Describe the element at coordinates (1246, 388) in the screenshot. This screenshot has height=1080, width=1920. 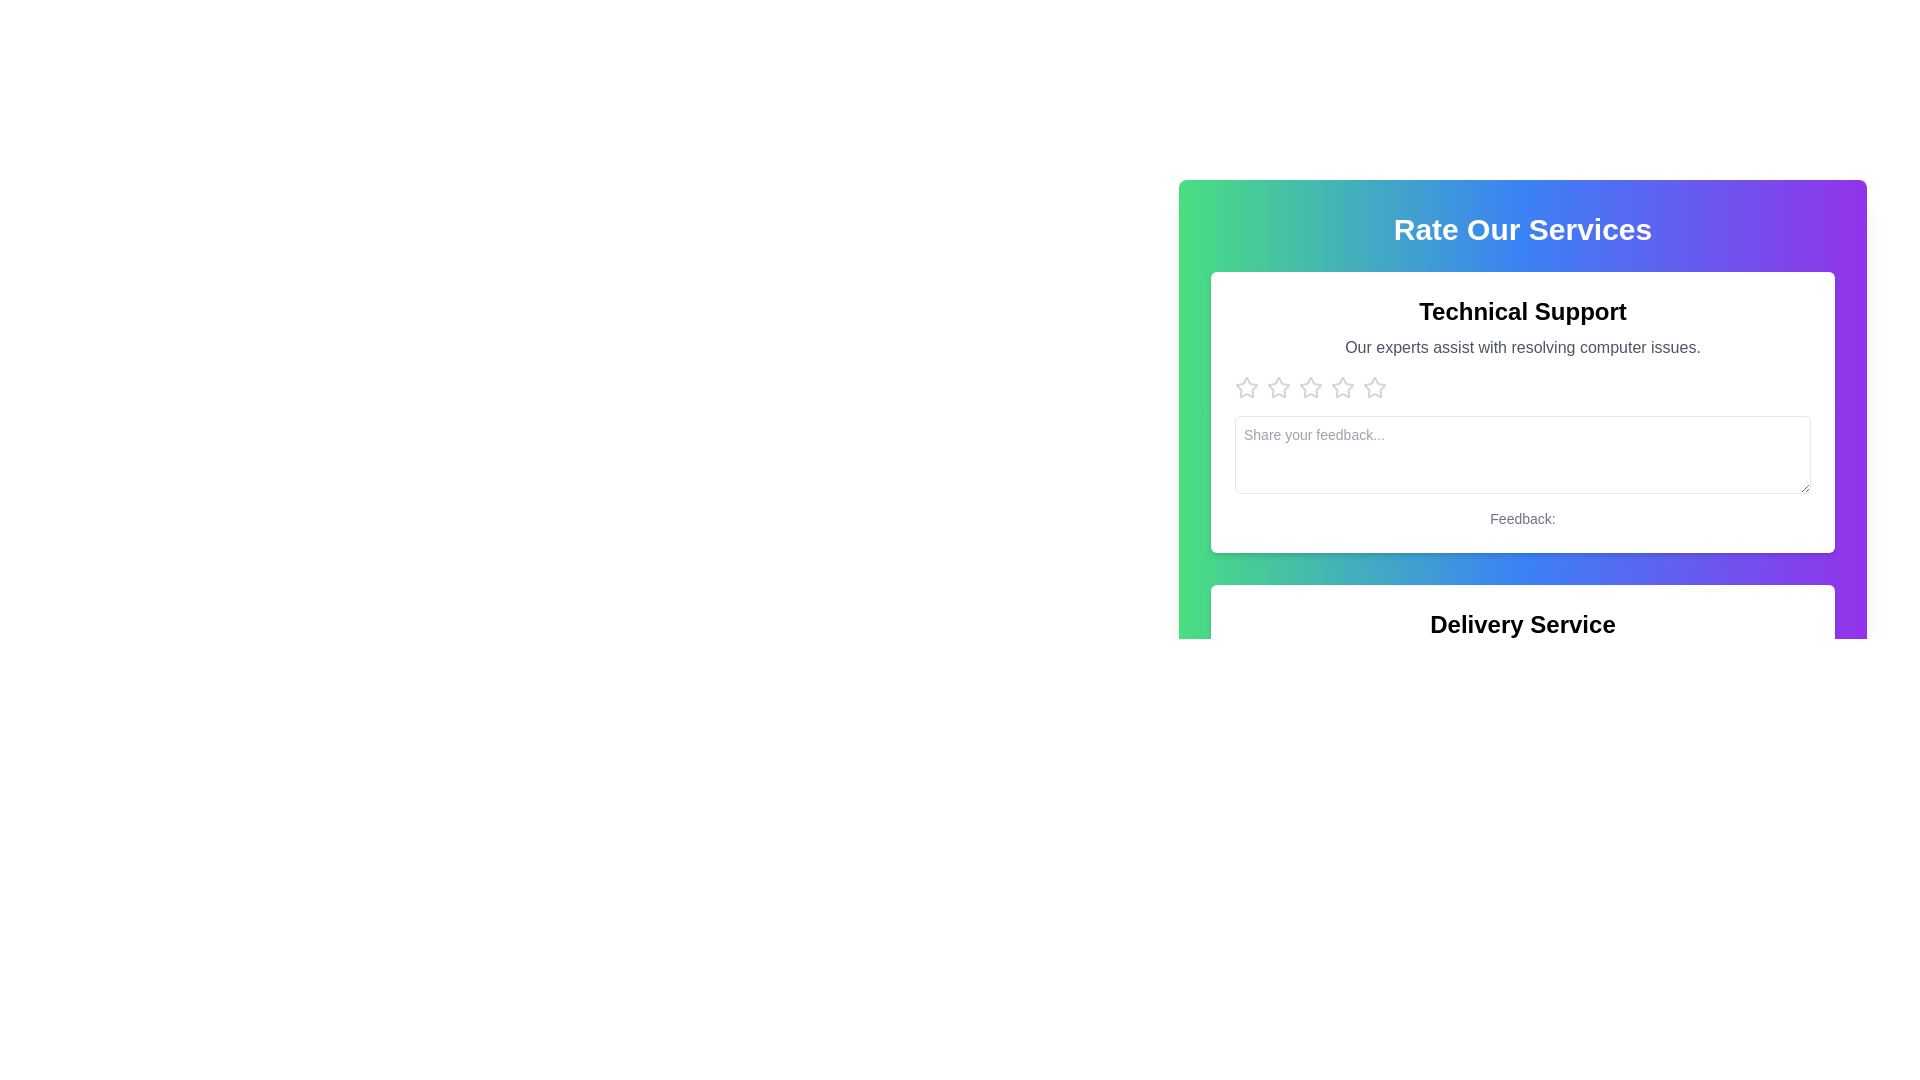
I see `the first star icon in the rating UI component for 'Technical Support'` at that location.